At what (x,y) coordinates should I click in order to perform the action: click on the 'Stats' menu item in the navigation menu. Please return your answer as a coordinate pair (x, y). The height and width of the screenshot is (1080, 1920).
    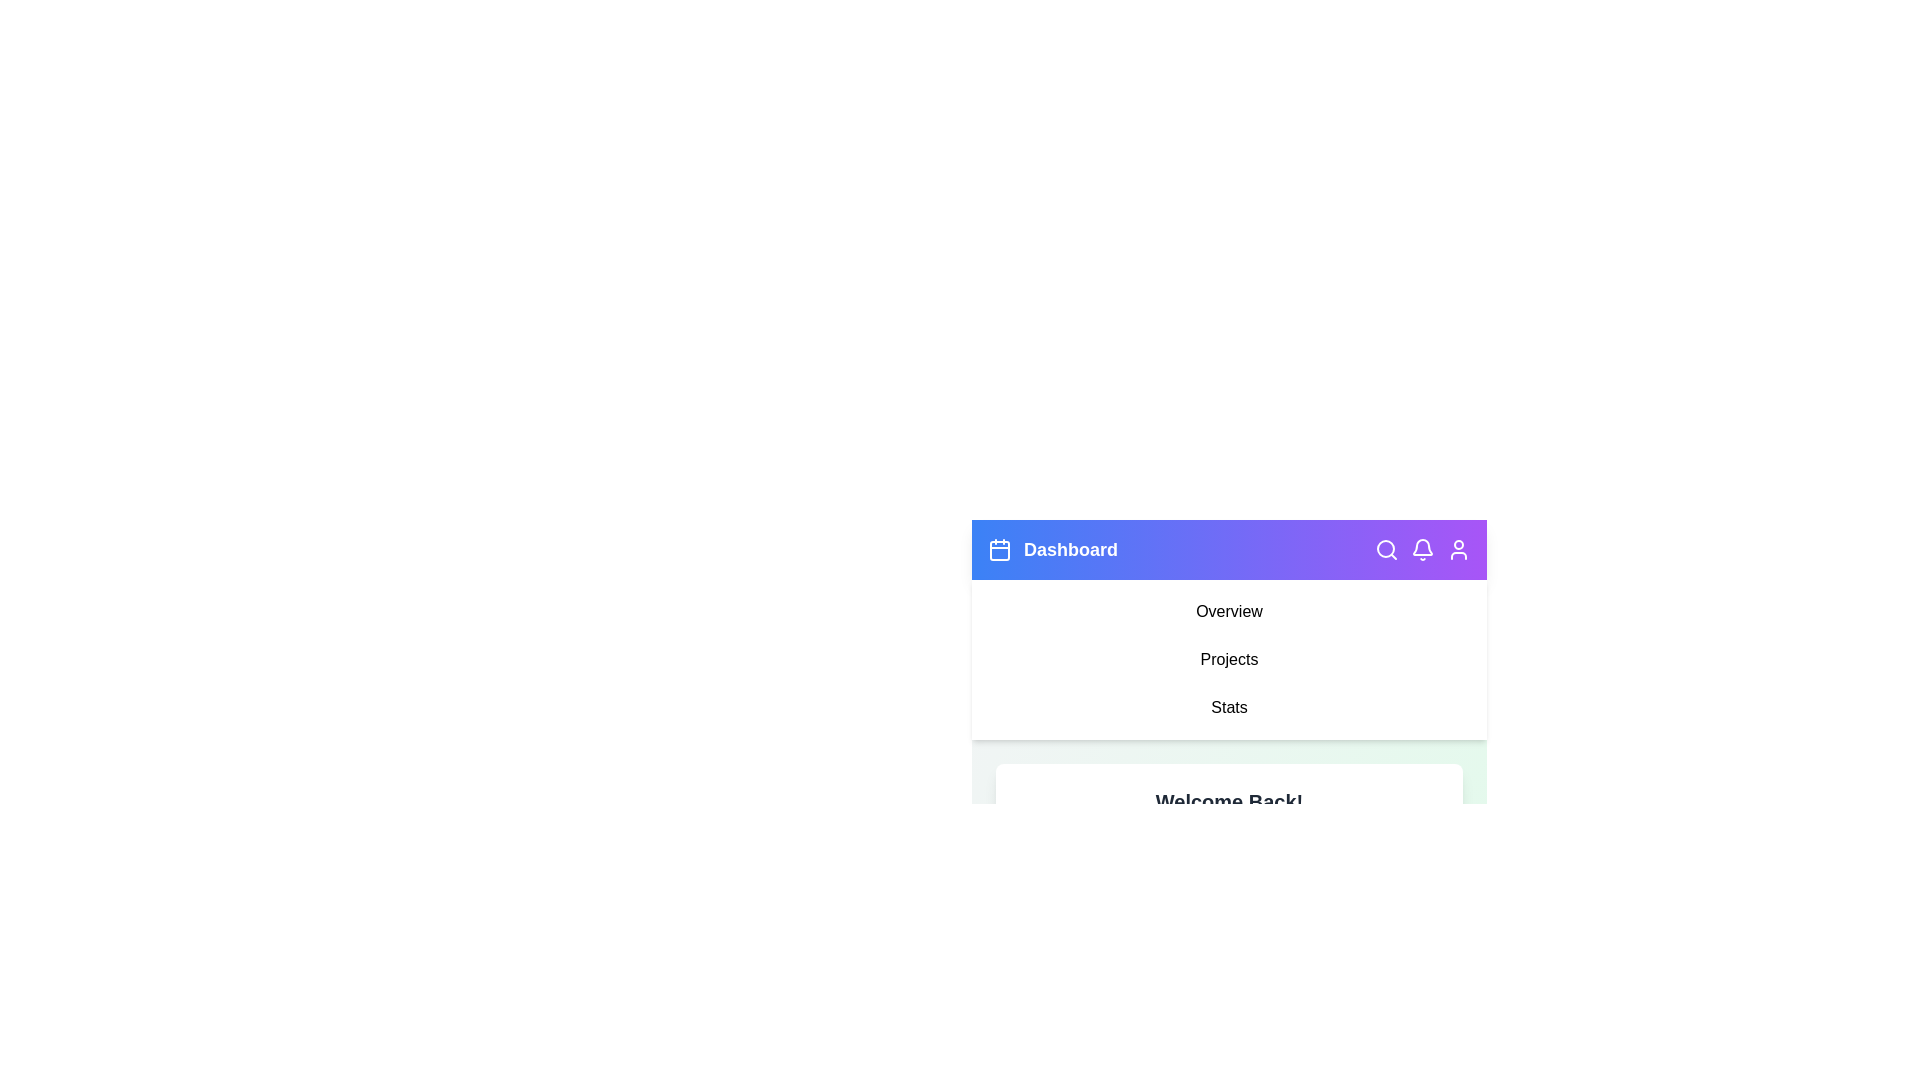
    Looking at the image, I should click on (1228, 707).